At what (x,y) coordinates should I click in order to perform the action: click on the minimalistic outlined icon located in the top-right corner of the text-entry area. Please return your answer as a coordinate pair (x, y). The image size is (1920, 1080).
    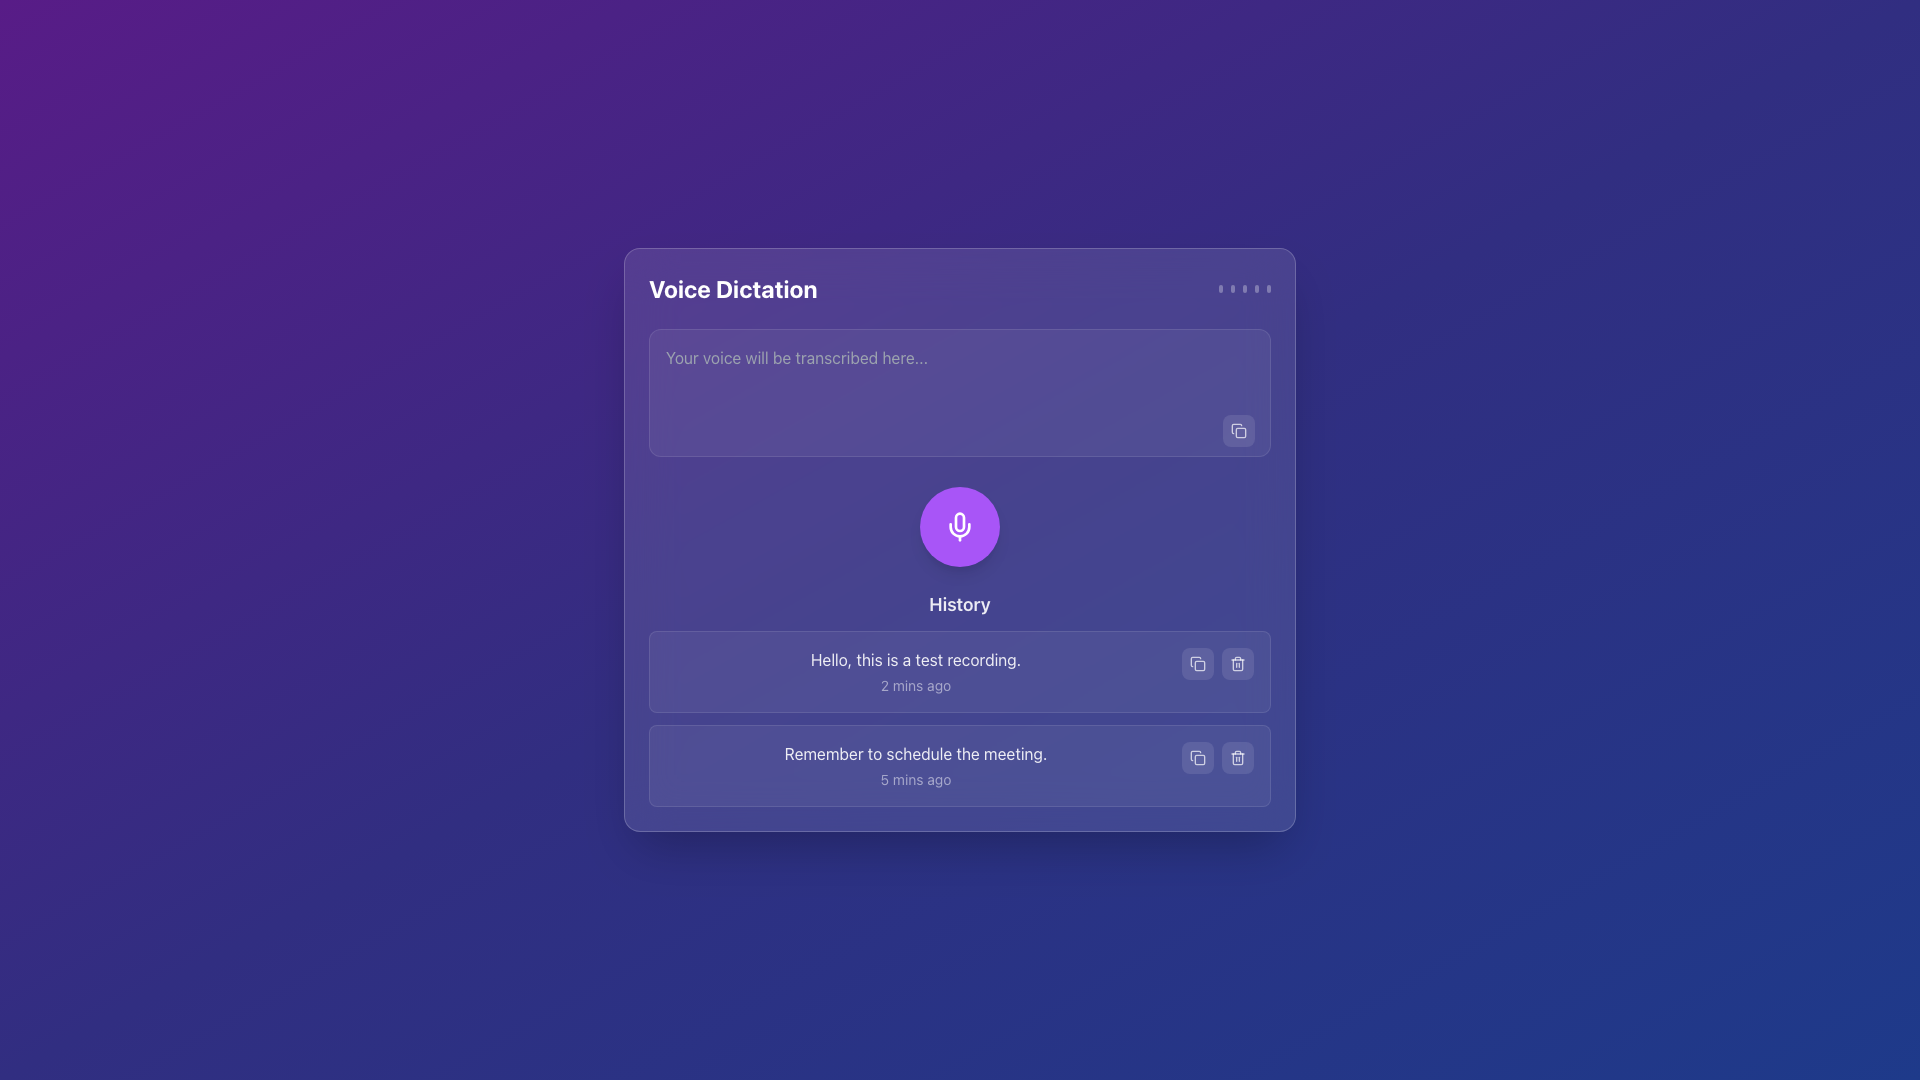
    Looking at the image, I should click on (1236, 427).